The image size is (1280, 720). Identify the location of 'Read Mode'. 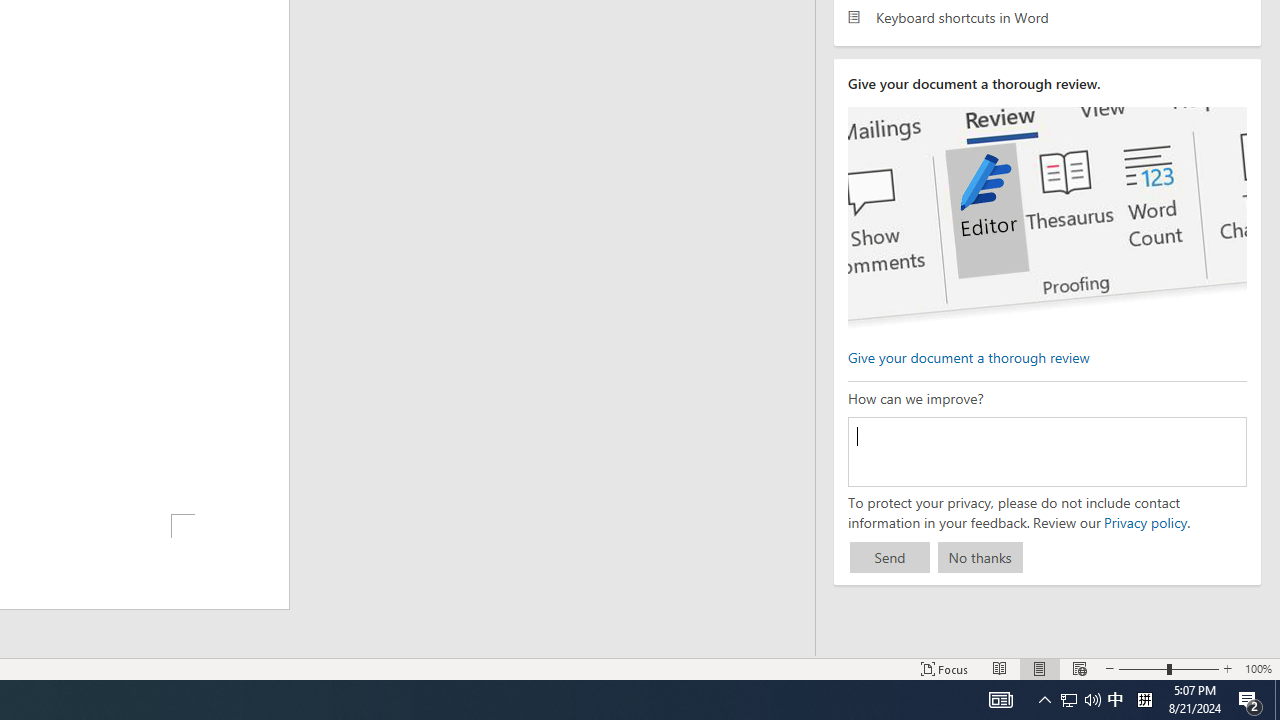
(1000, 669).